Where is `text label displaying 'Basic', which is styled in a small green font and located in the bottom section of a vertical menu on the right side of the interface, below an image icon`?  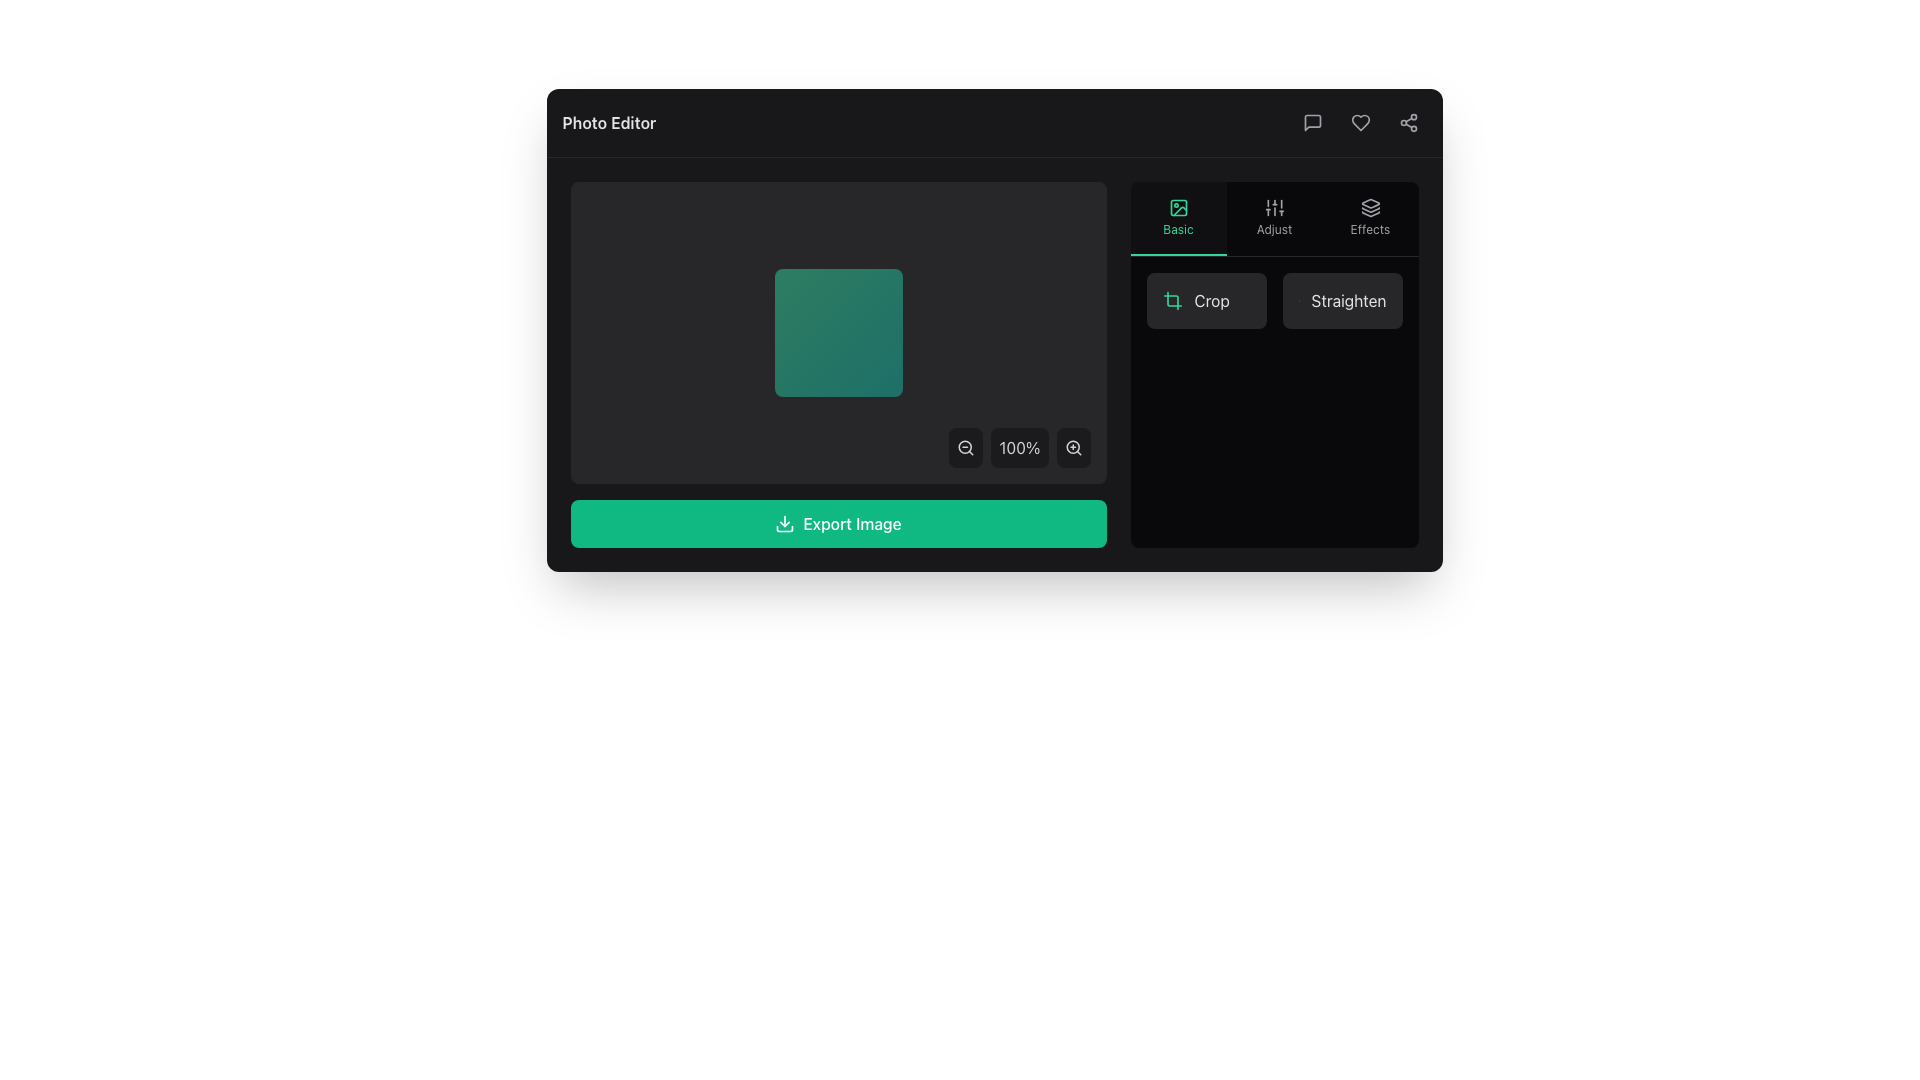 text label displaying 'Basic', which is styled in a small green font and located in the bottom section of a vertical menu on the right side of the interface, below an image icon is located at coordinates (1178, 229).